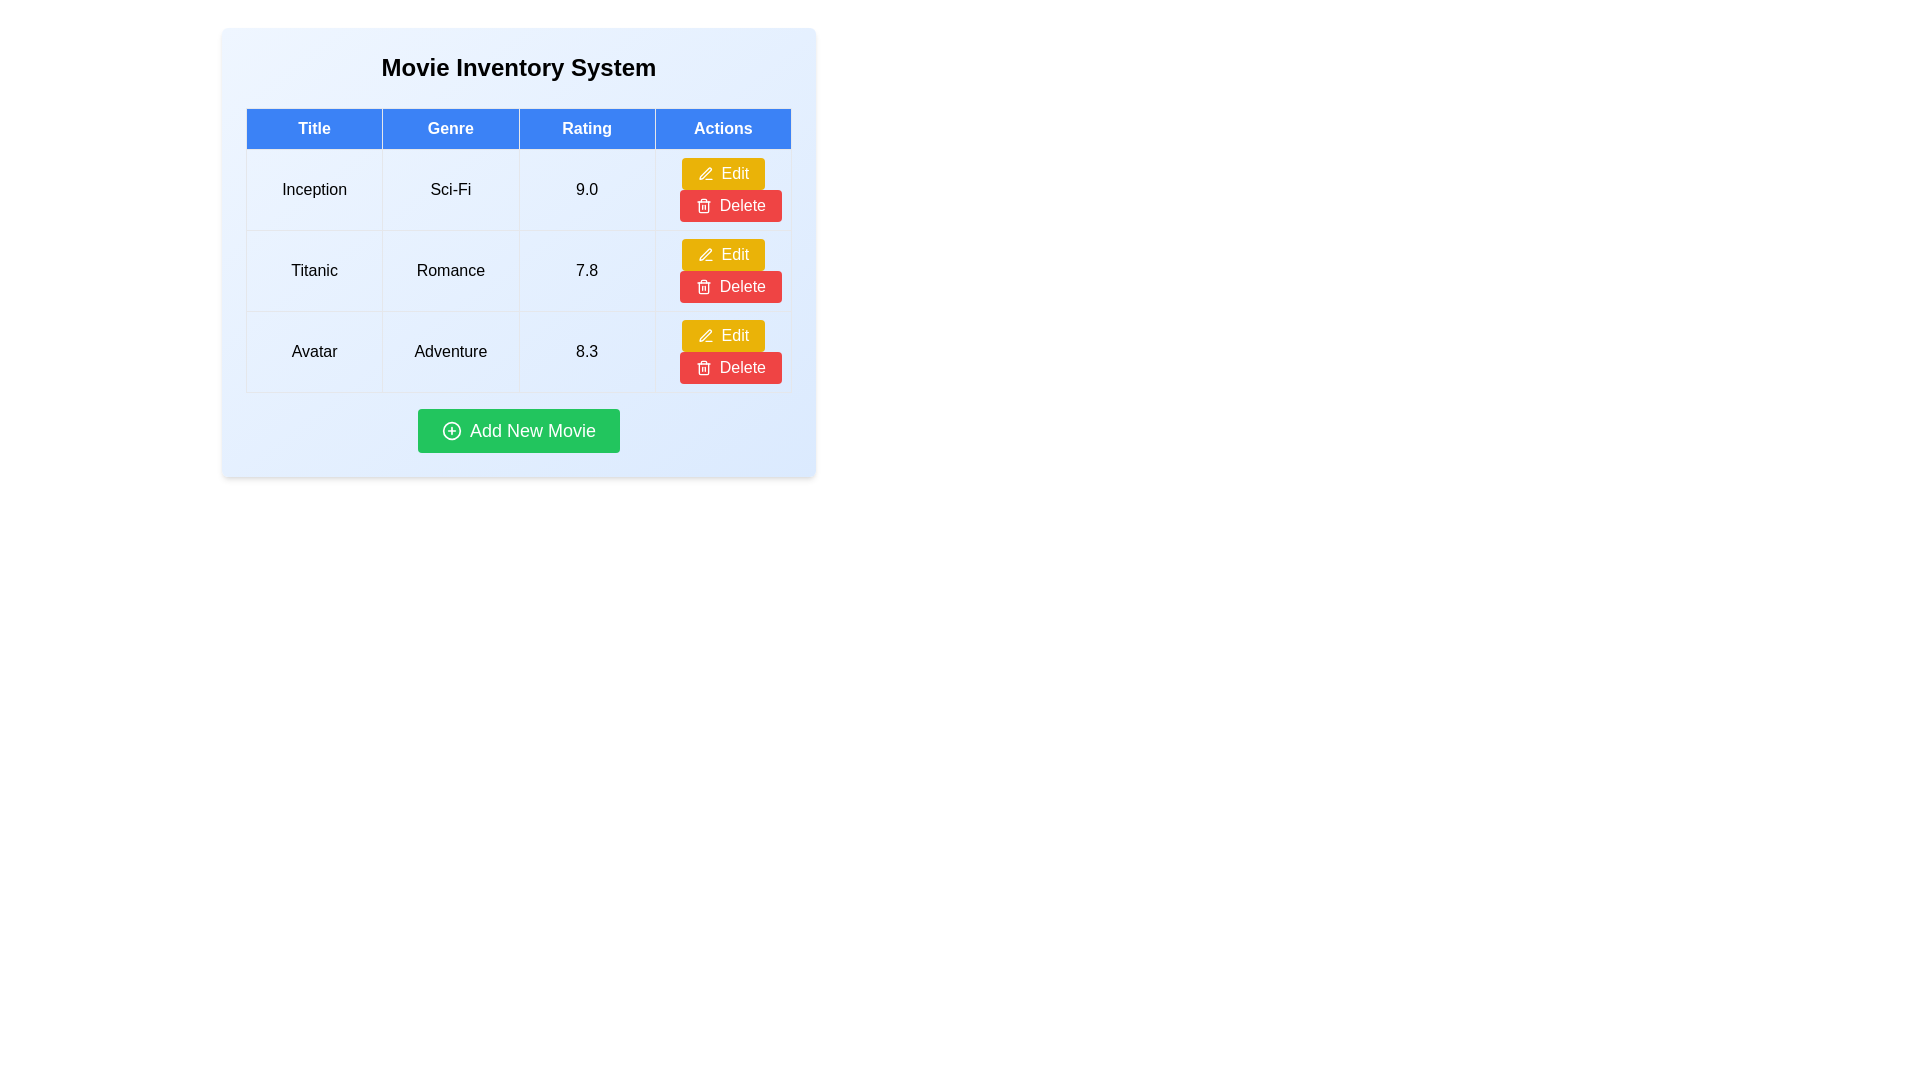 The height and width of the screenshot is (1080, 1920). I want to click on the rectangular 'Edit' button with a yellow background and white text for the 'Inception' movie, located in the 'Actions' column of the table, to change its shade, so click(722, 172).